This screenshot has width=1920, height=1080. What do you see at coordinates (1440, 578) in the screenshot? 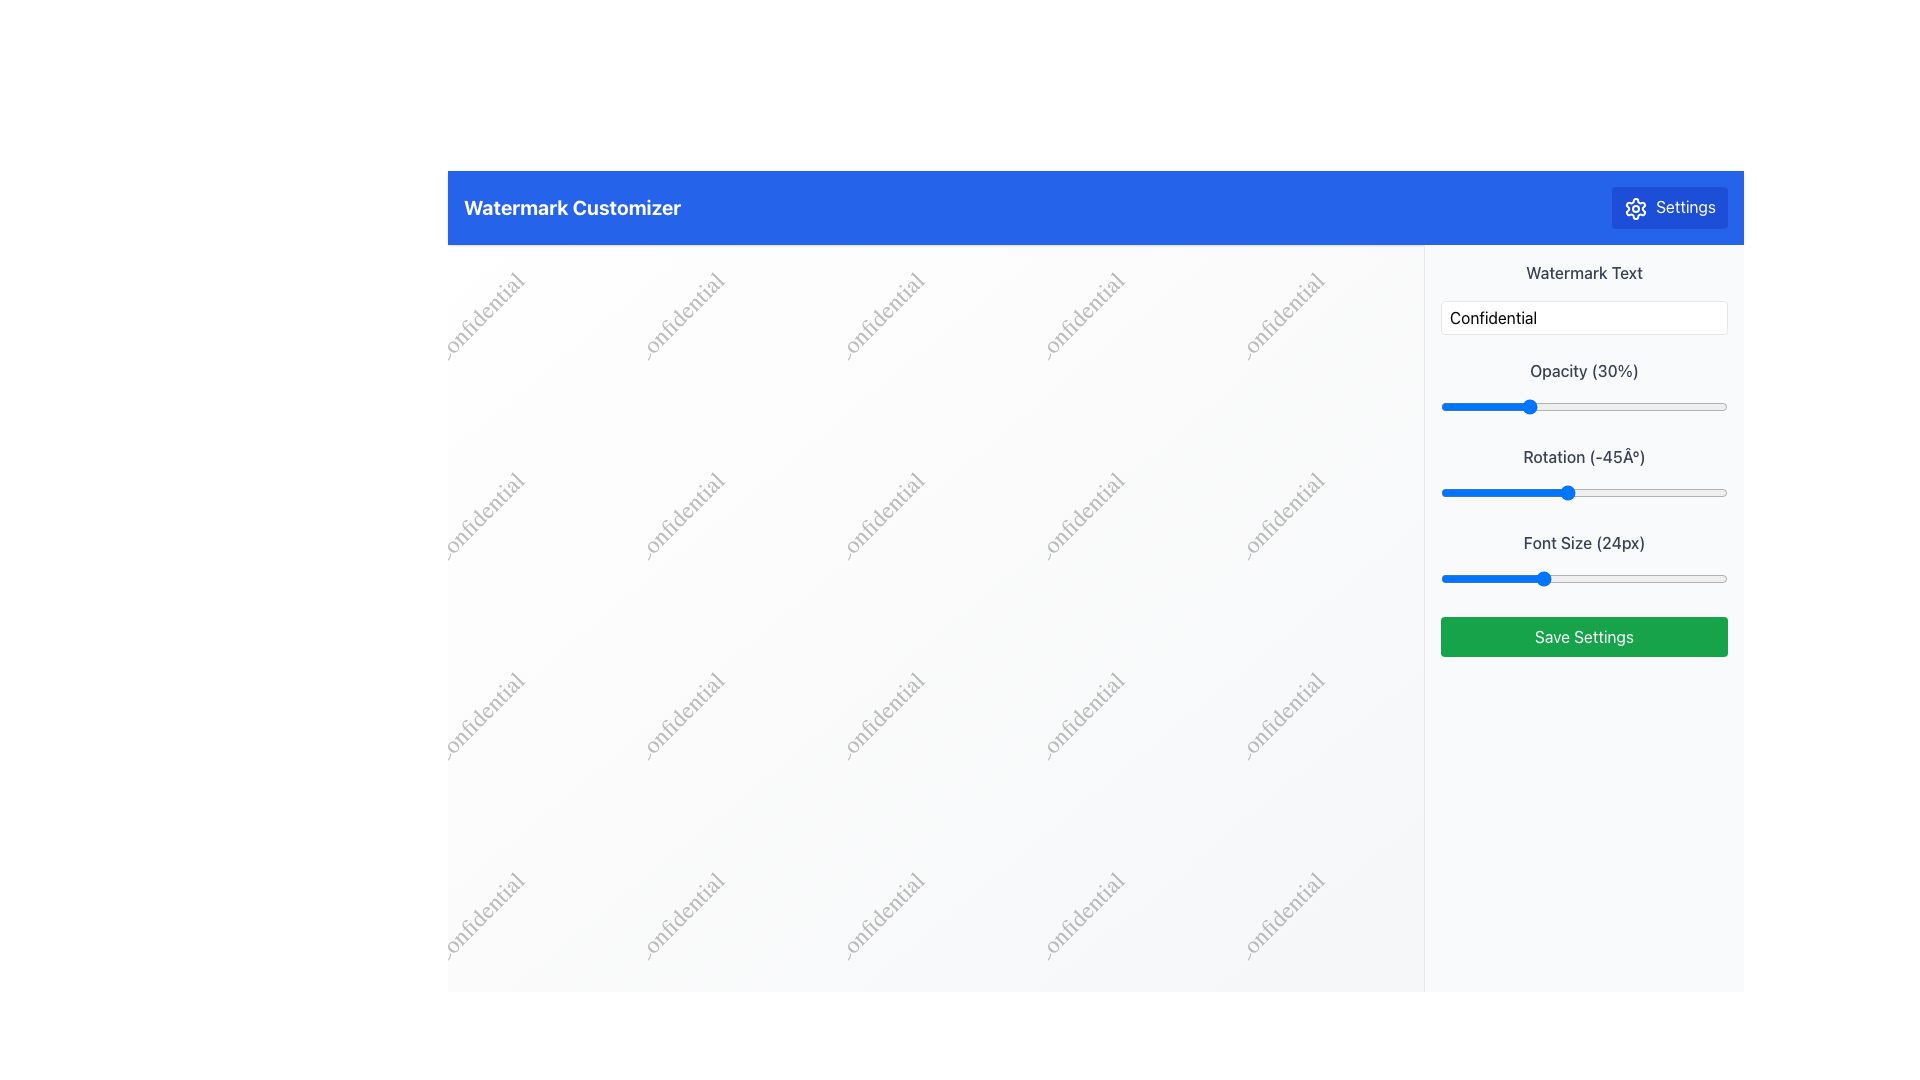
I see `the font size` at bounding box center [1440, 578].